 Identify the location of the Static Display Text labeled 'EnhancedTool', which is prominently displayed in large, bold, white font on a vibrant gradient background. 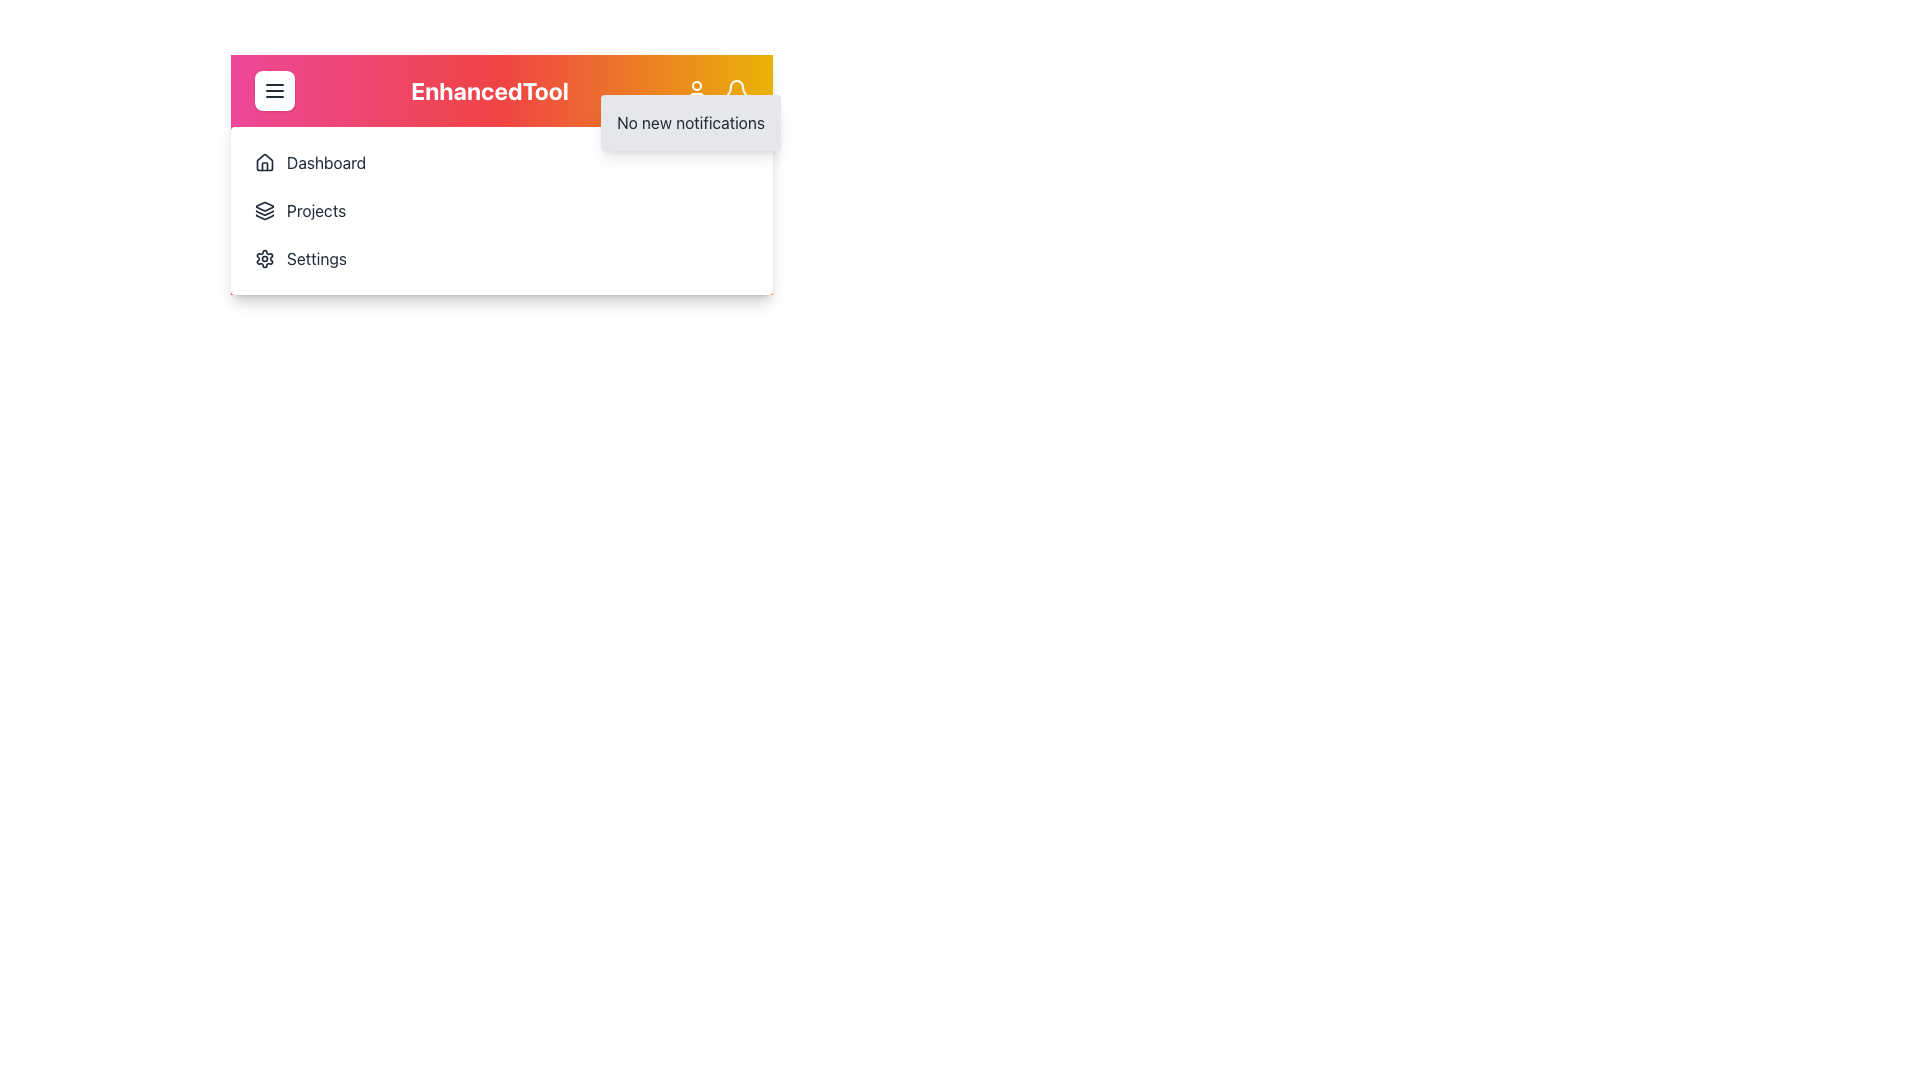
(489, 91).